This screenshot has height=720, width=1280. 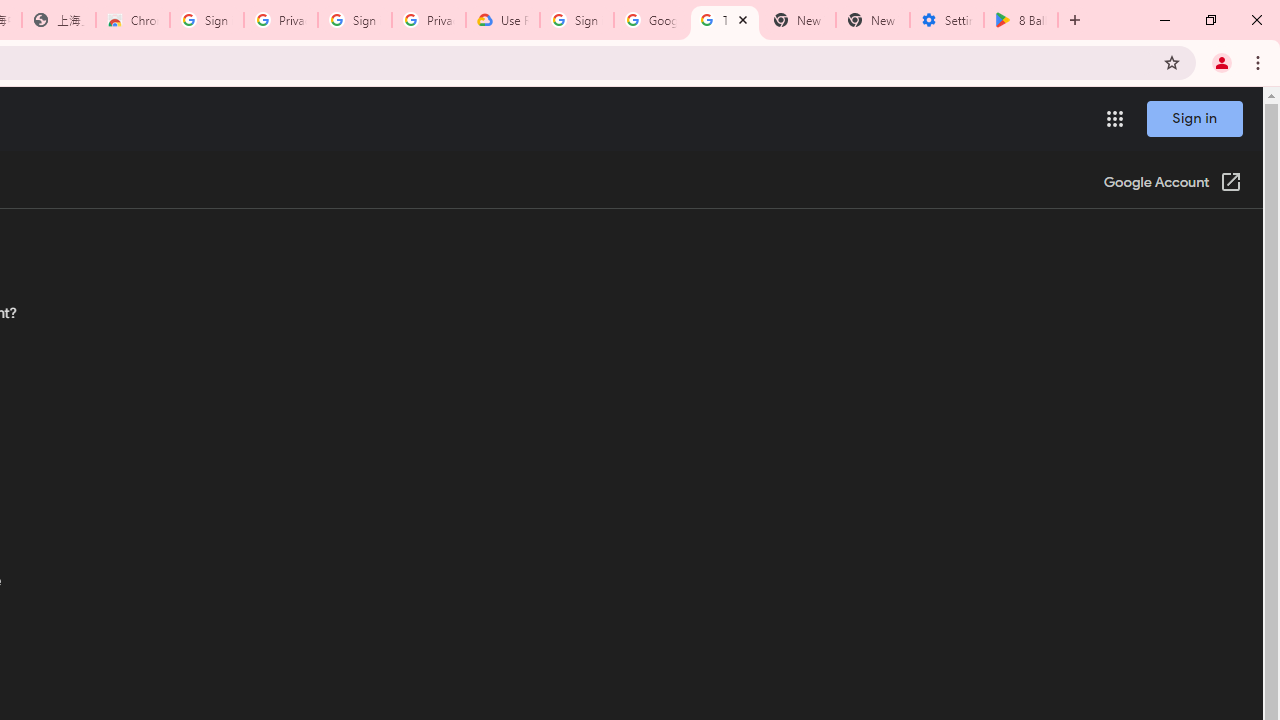 What do you see at coordinates (723, 20) in the screenshot?
I see `'Turn cookies on or off - Computer - Google Account Help'` at bounding box center [723, 20].